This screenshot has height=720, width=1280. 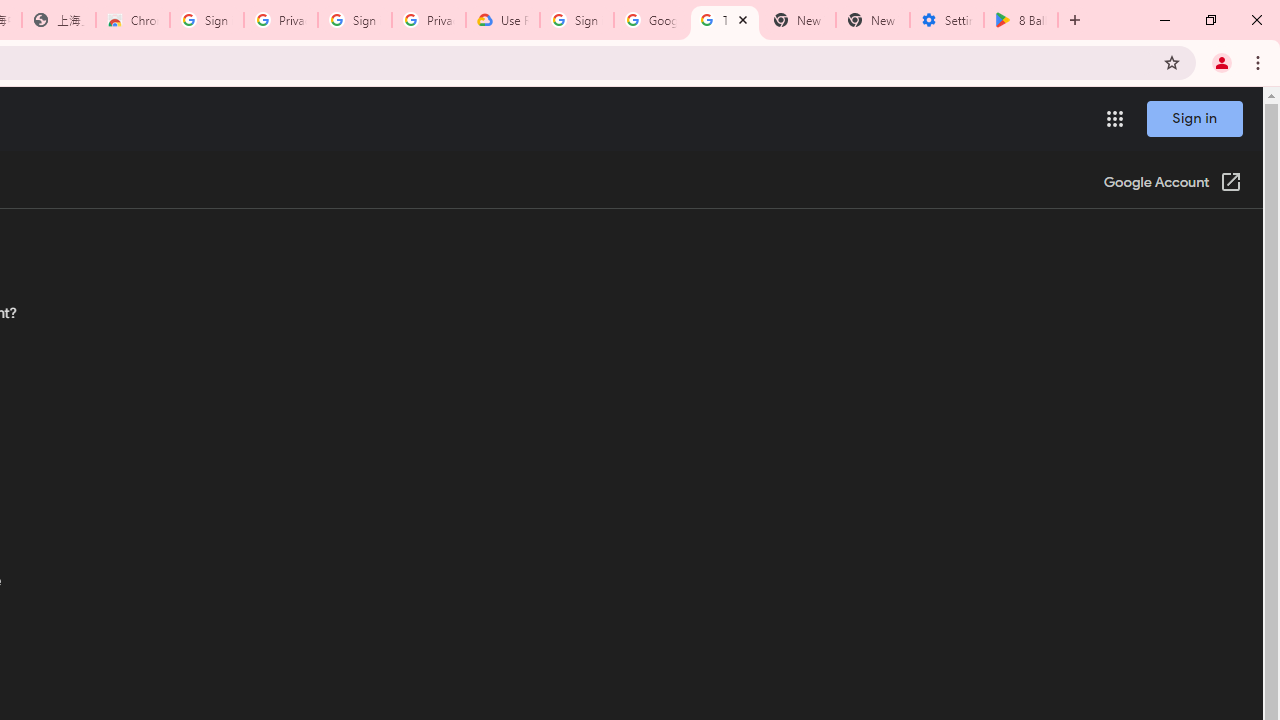 What do you see at coordinates (723, 20) in the screenshot?
I see `'Turn cookies on or off - Computer - Google Account Help'` at bounding box center [723, 20].